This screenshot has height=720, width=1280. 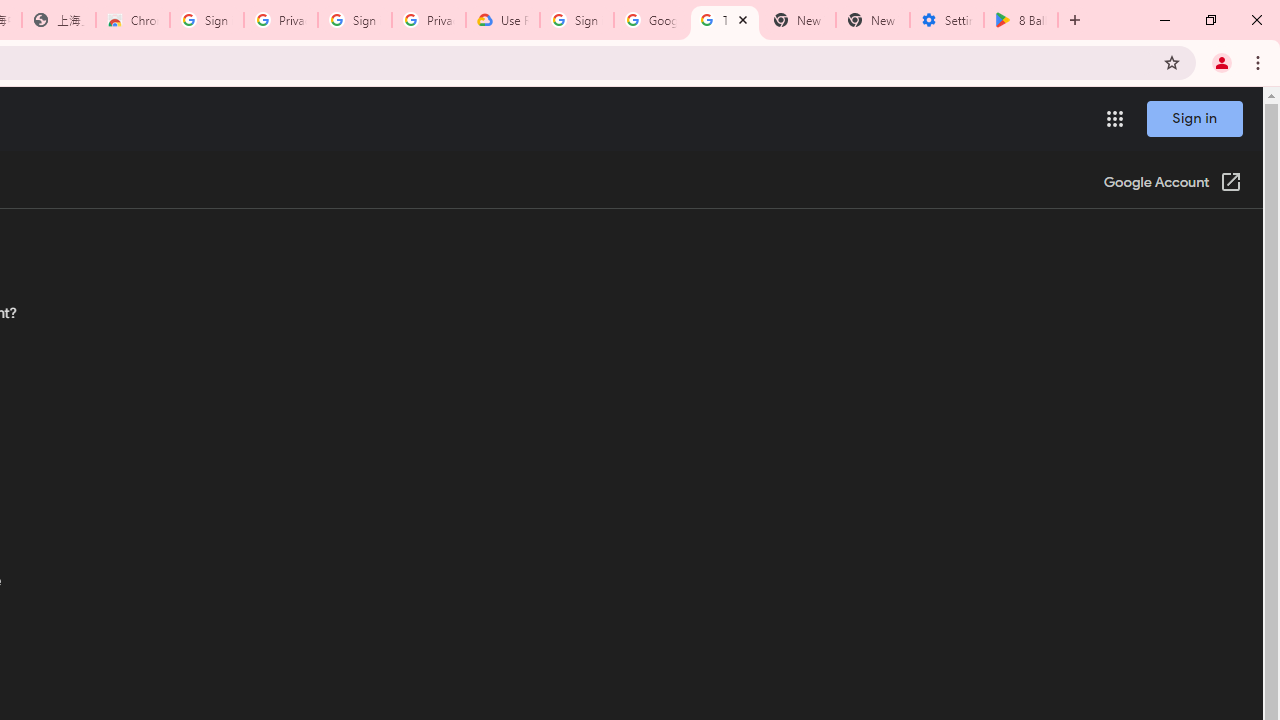 What do you see at coordinates (723, 20) in the screenshot?
I see `'Turn cookies on or off - Computer - Google Account Help'` at bounding box center [723, 20].